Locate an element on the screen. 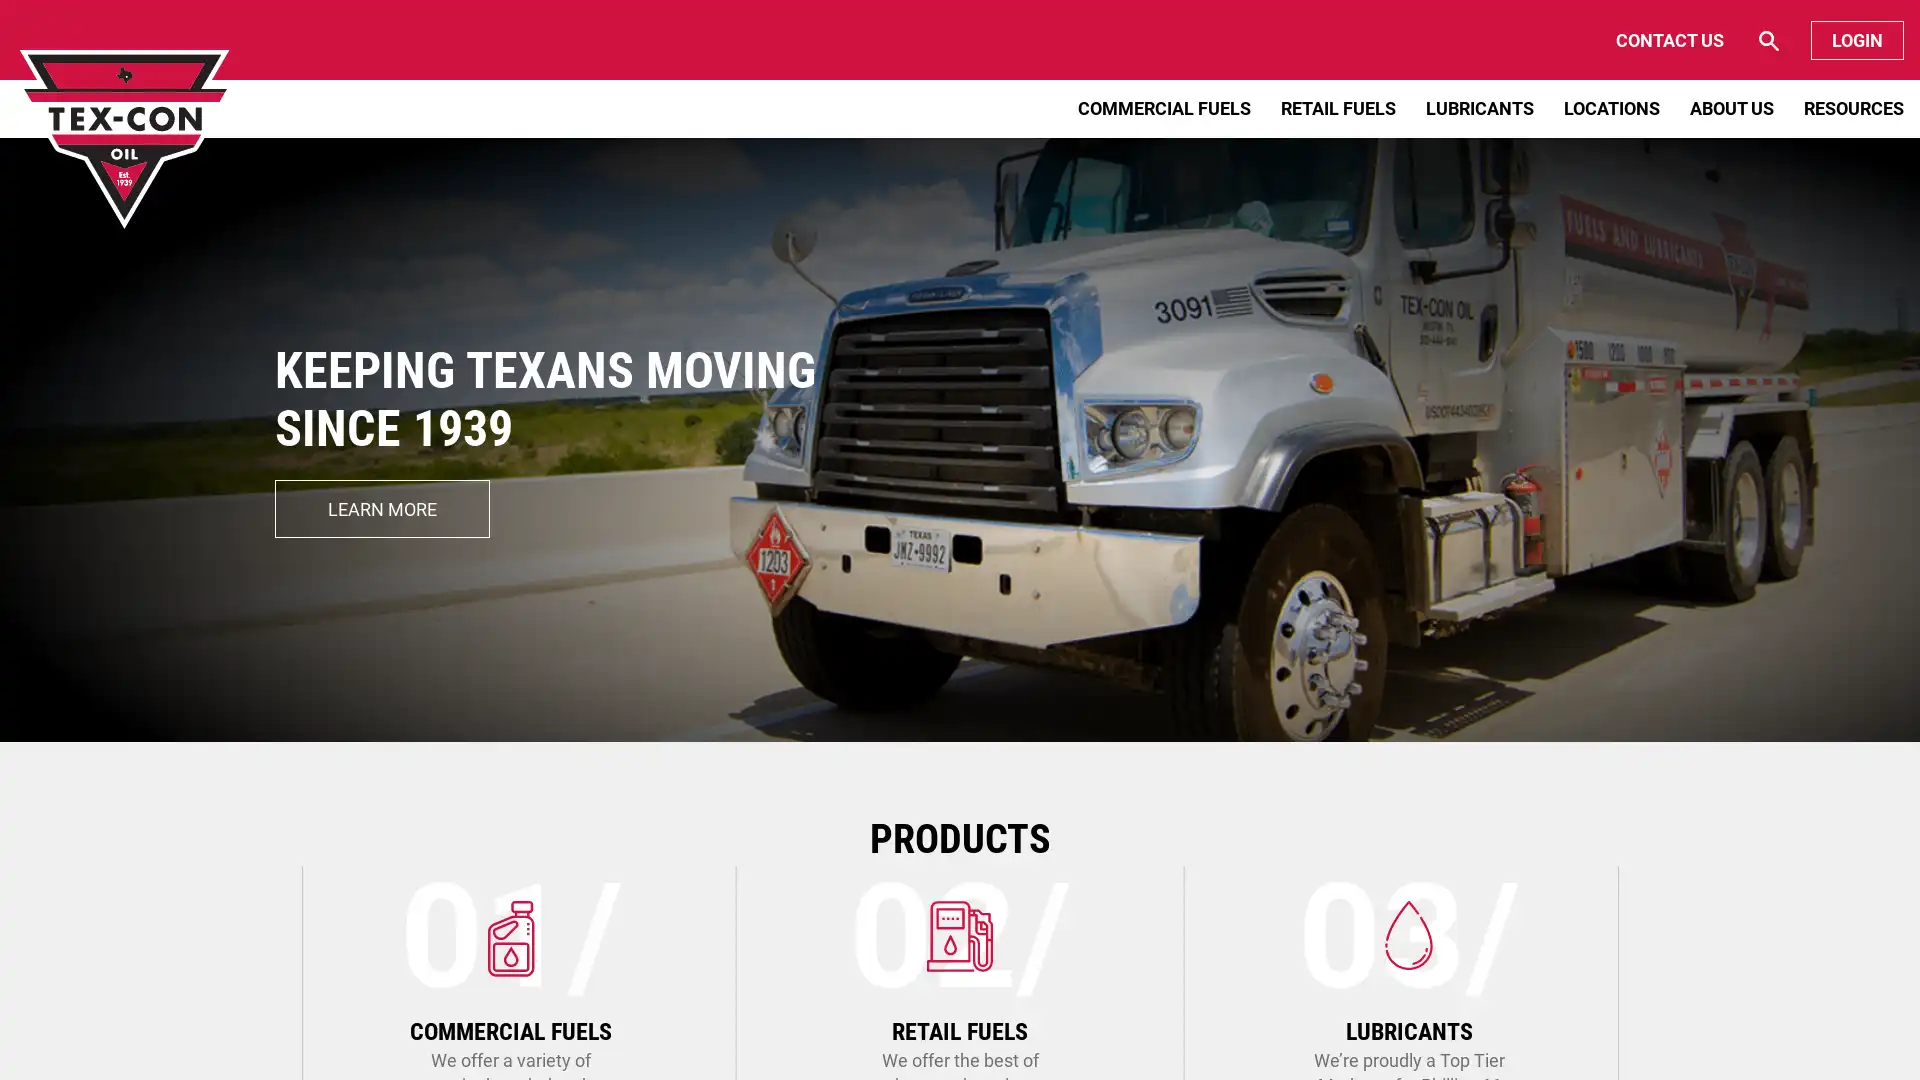 This screenshot has width=1920, height=1080. Close is located at coordinates (1784, 1008).